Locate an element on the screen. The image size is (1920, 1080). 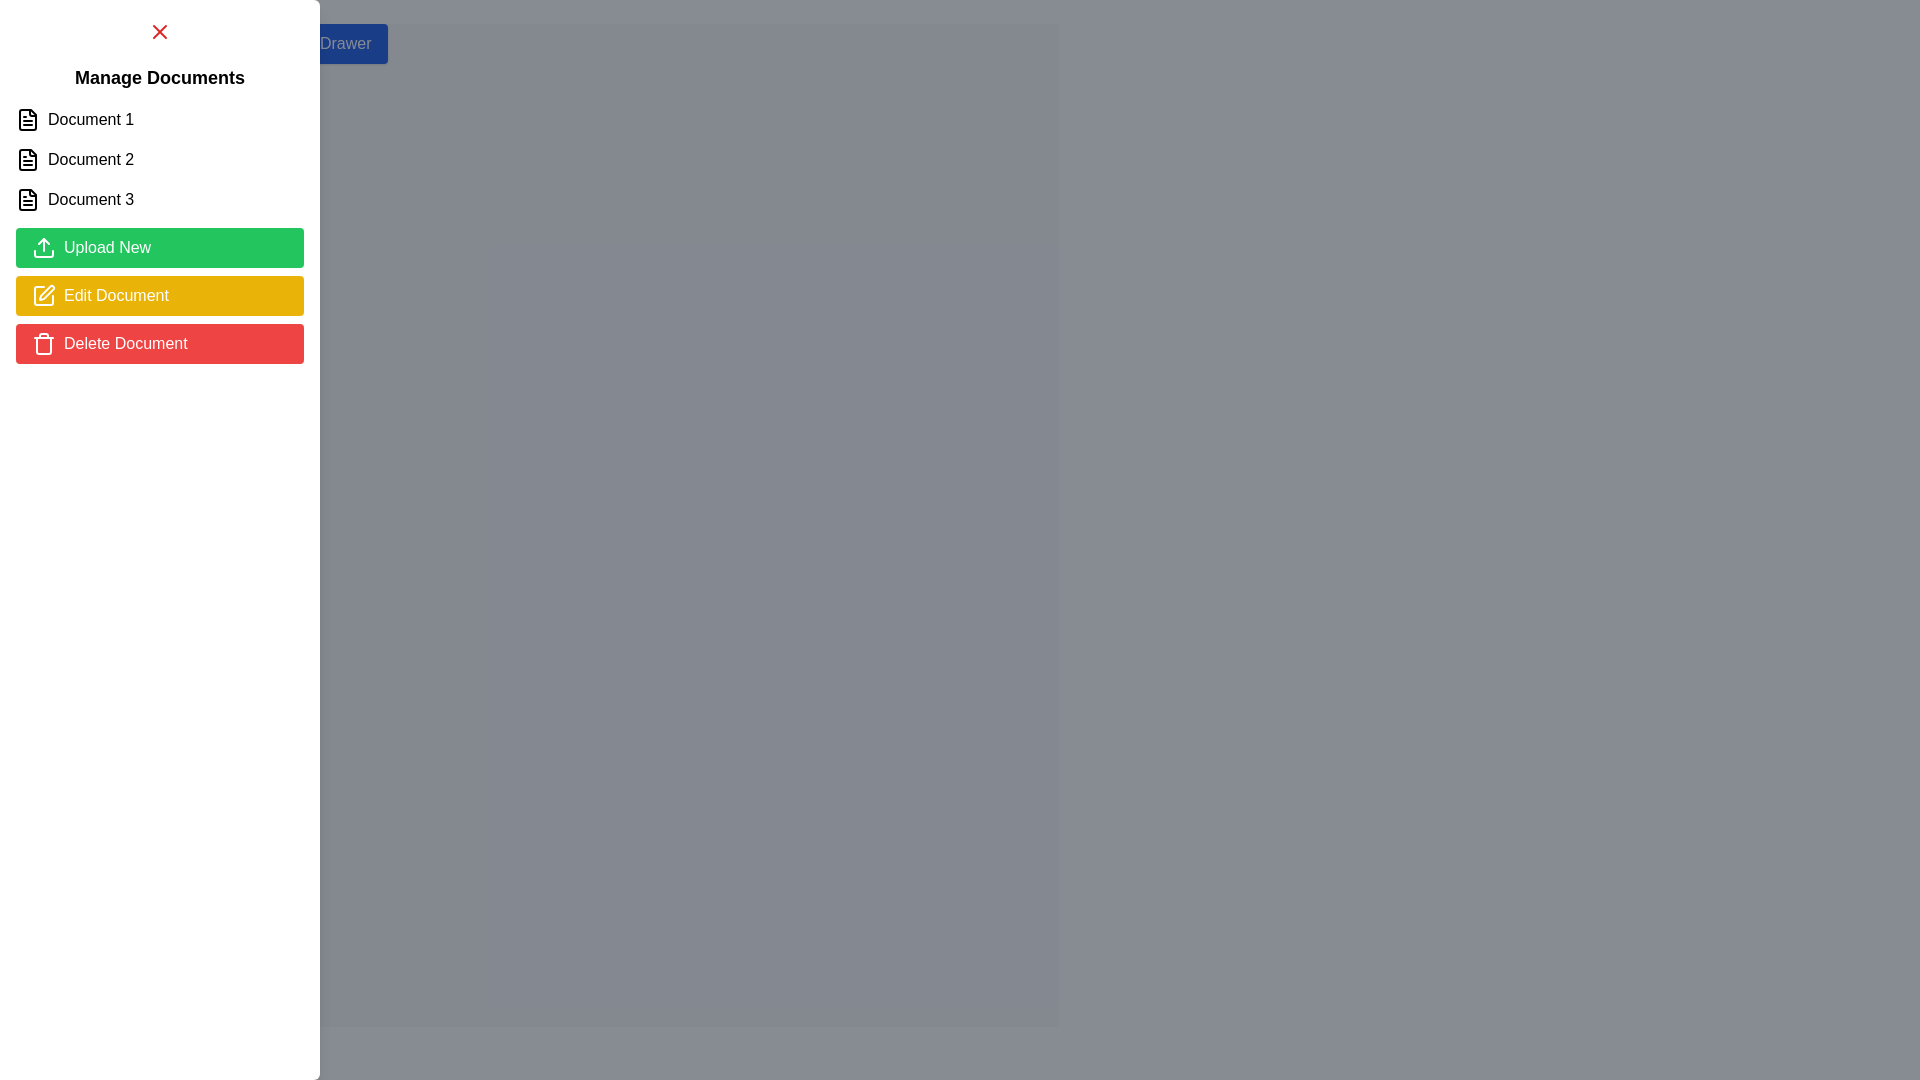
the 'Manage Documents' text label, which serves as the heading of the drawer interface and is prominently styled with a bold, larger font size is located at coordinates (158, 76).